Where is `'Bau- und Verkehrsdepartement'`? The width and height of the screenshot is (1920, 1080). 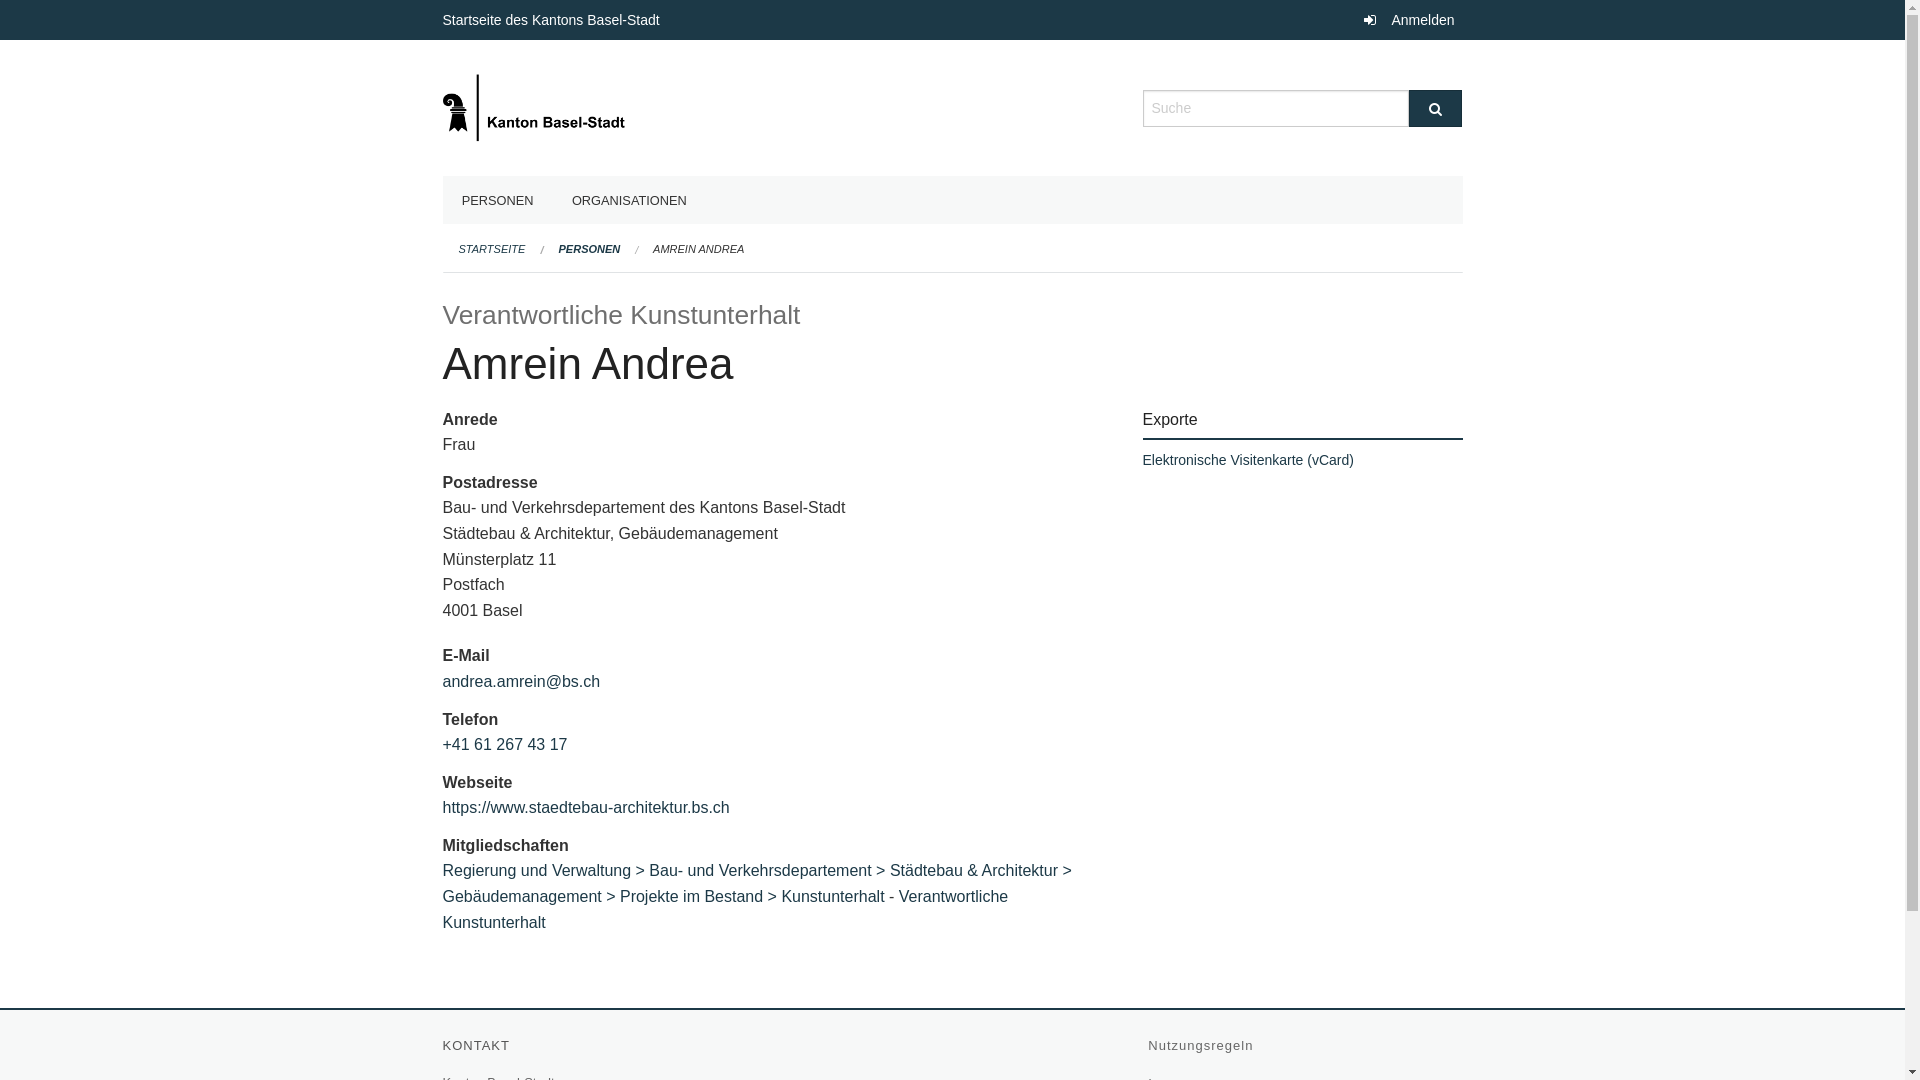
'Bau- und Verkehrsdepartement' is located at coordinates (648, 869).